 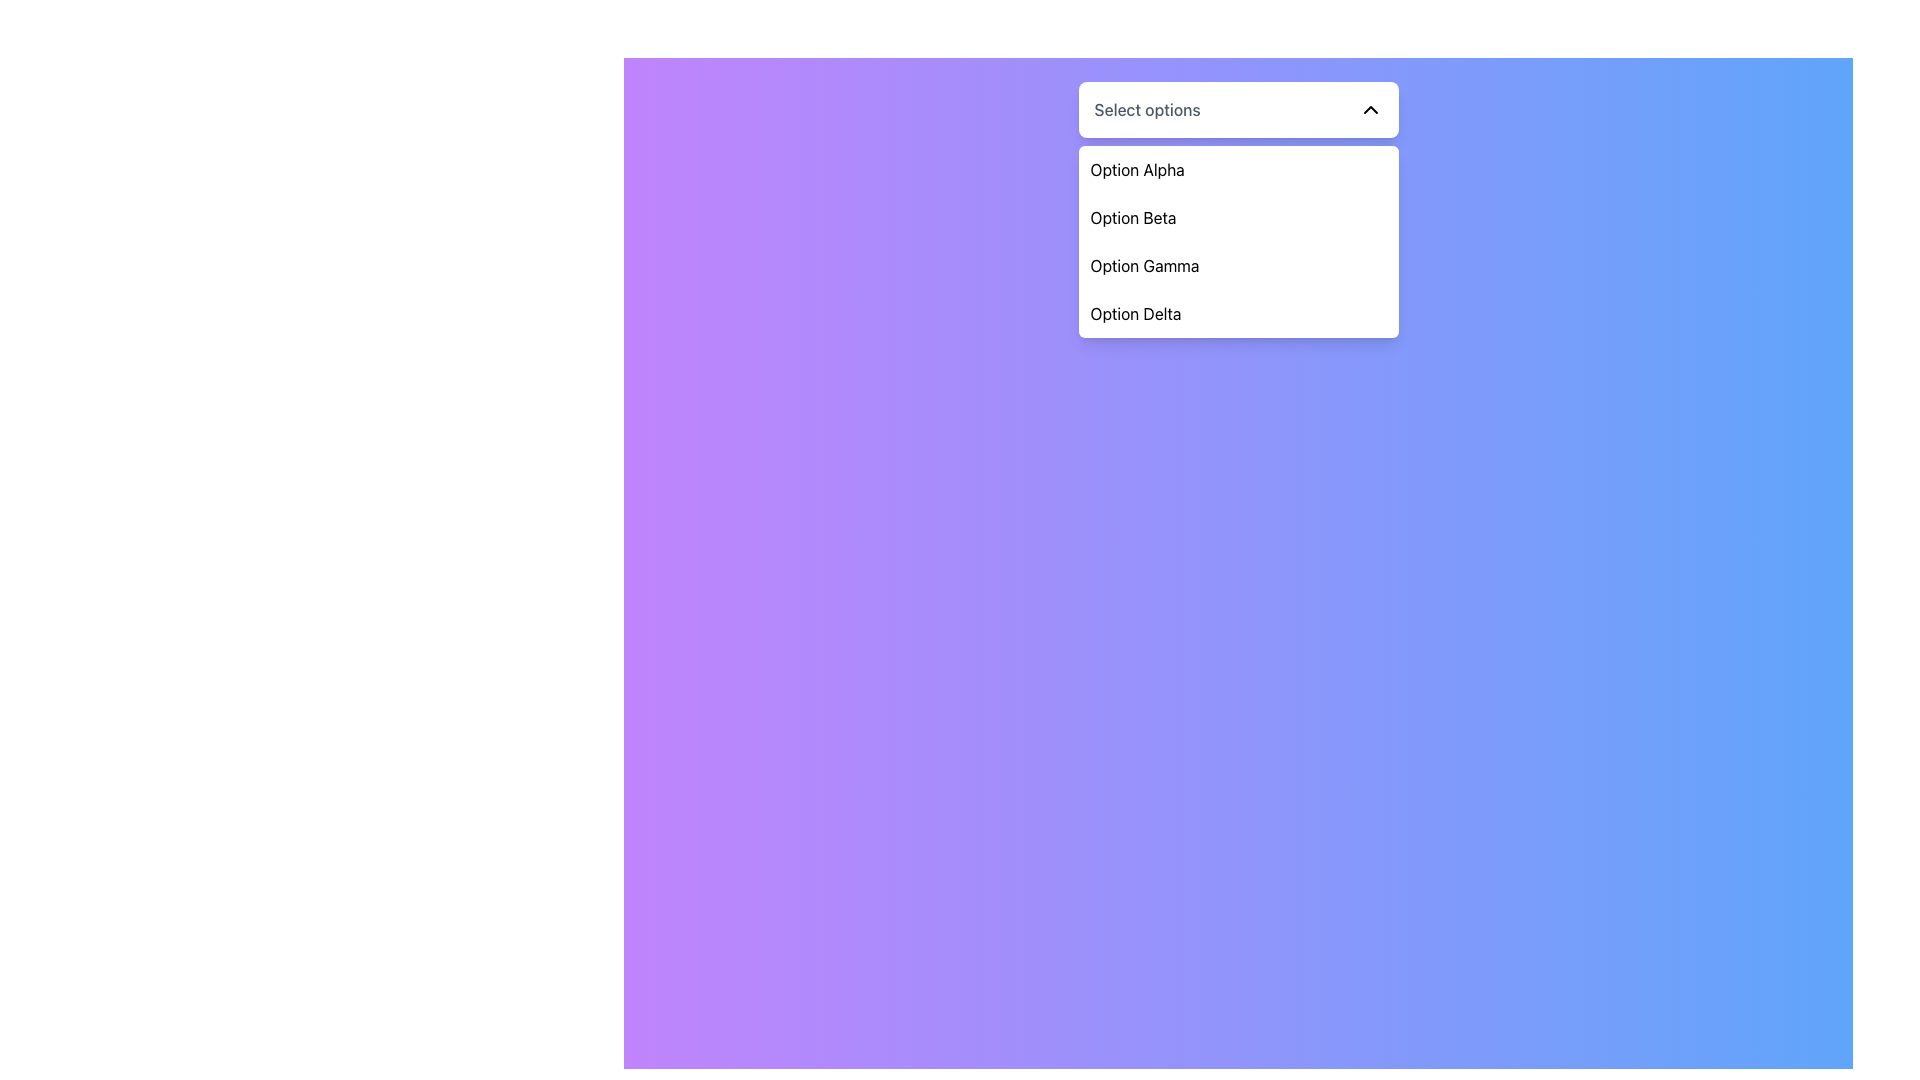 What do you see at coordinates (1147, 110) in the screenshot?
I see `the Text Label that indicates the action for the dropdown functionality, positioned above and slightly to the left of a chevron icon` at bounding box center [1147, 110].